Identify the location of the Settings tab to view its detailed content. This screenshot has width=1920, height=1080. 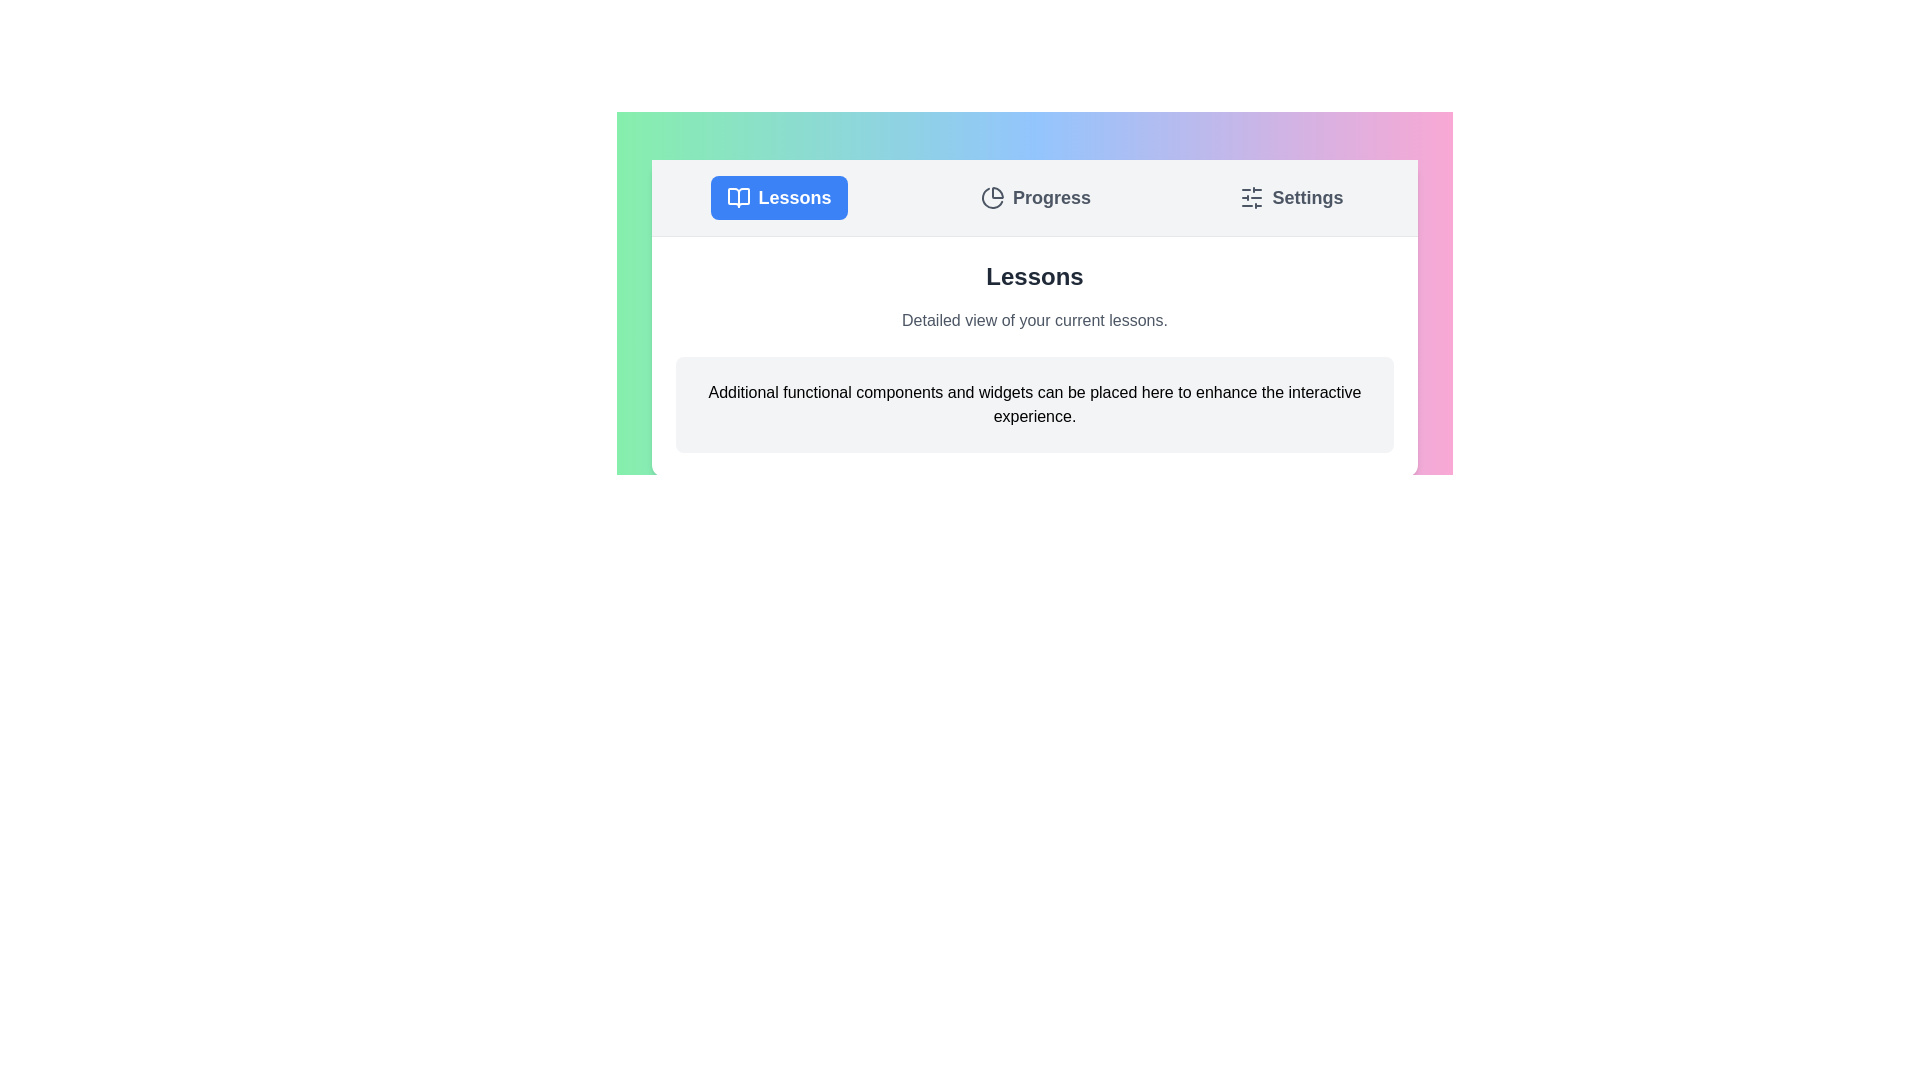
(1291, 197).